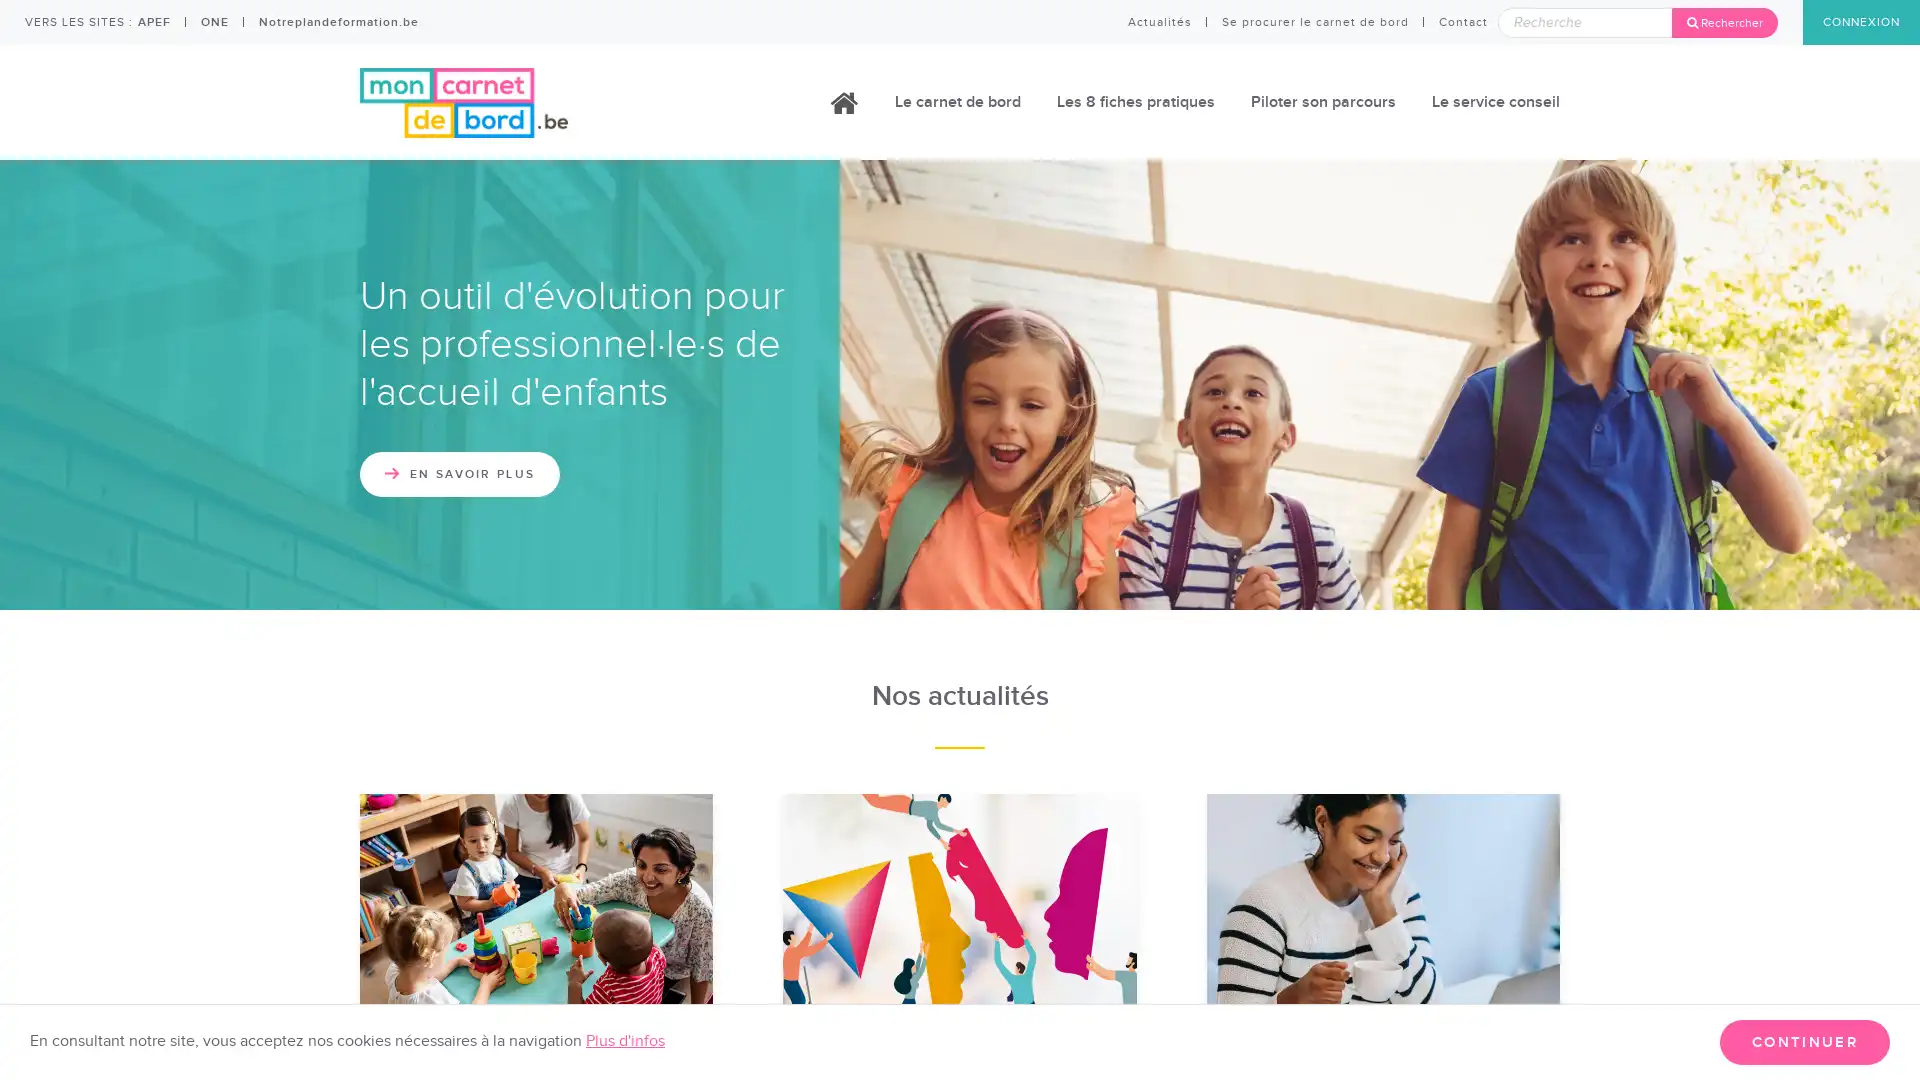 This screenshot has width=1920, height=1080. Describe the element at coordinates (1723, 22) in the screenshot. I see `Rechercher` at that location.